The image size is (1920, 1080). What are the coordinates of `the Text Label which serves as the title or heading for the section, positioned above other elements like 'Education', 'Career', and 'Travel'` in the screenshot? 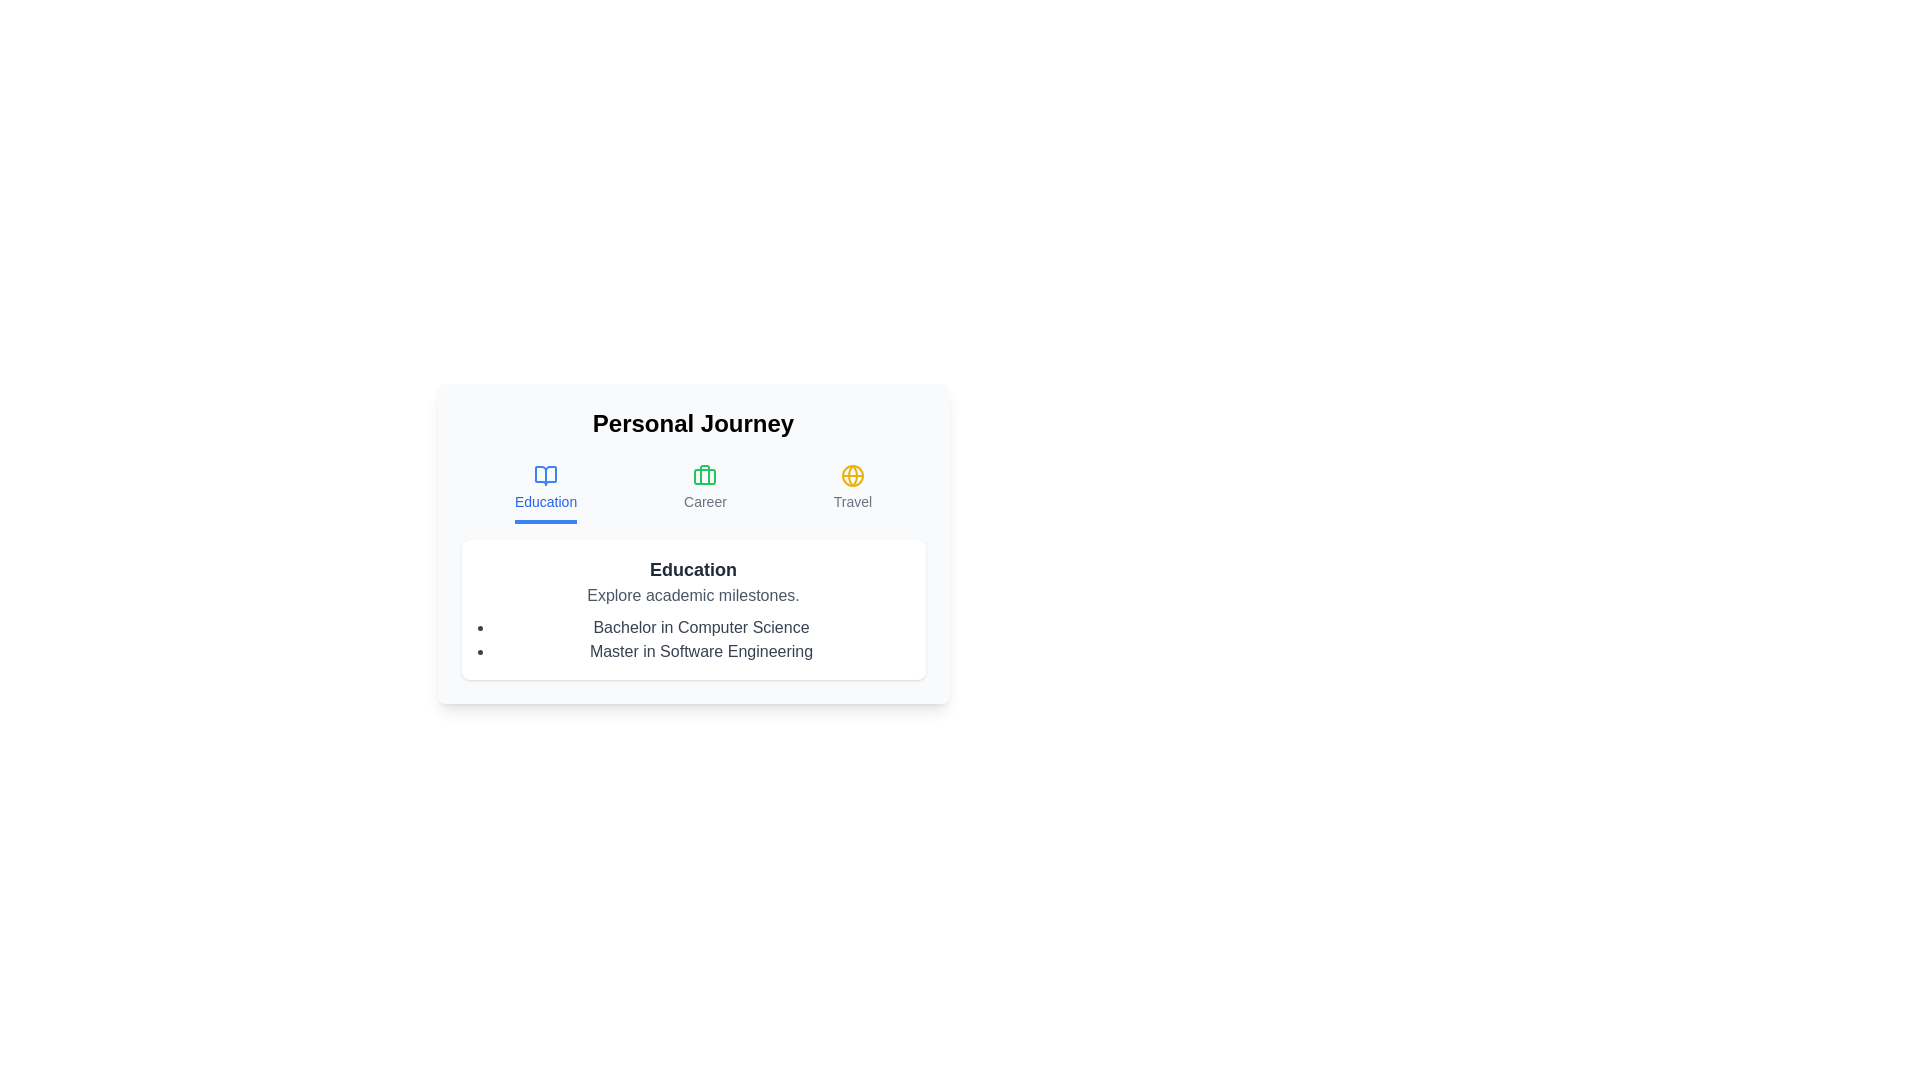 It's located at (693, 423).